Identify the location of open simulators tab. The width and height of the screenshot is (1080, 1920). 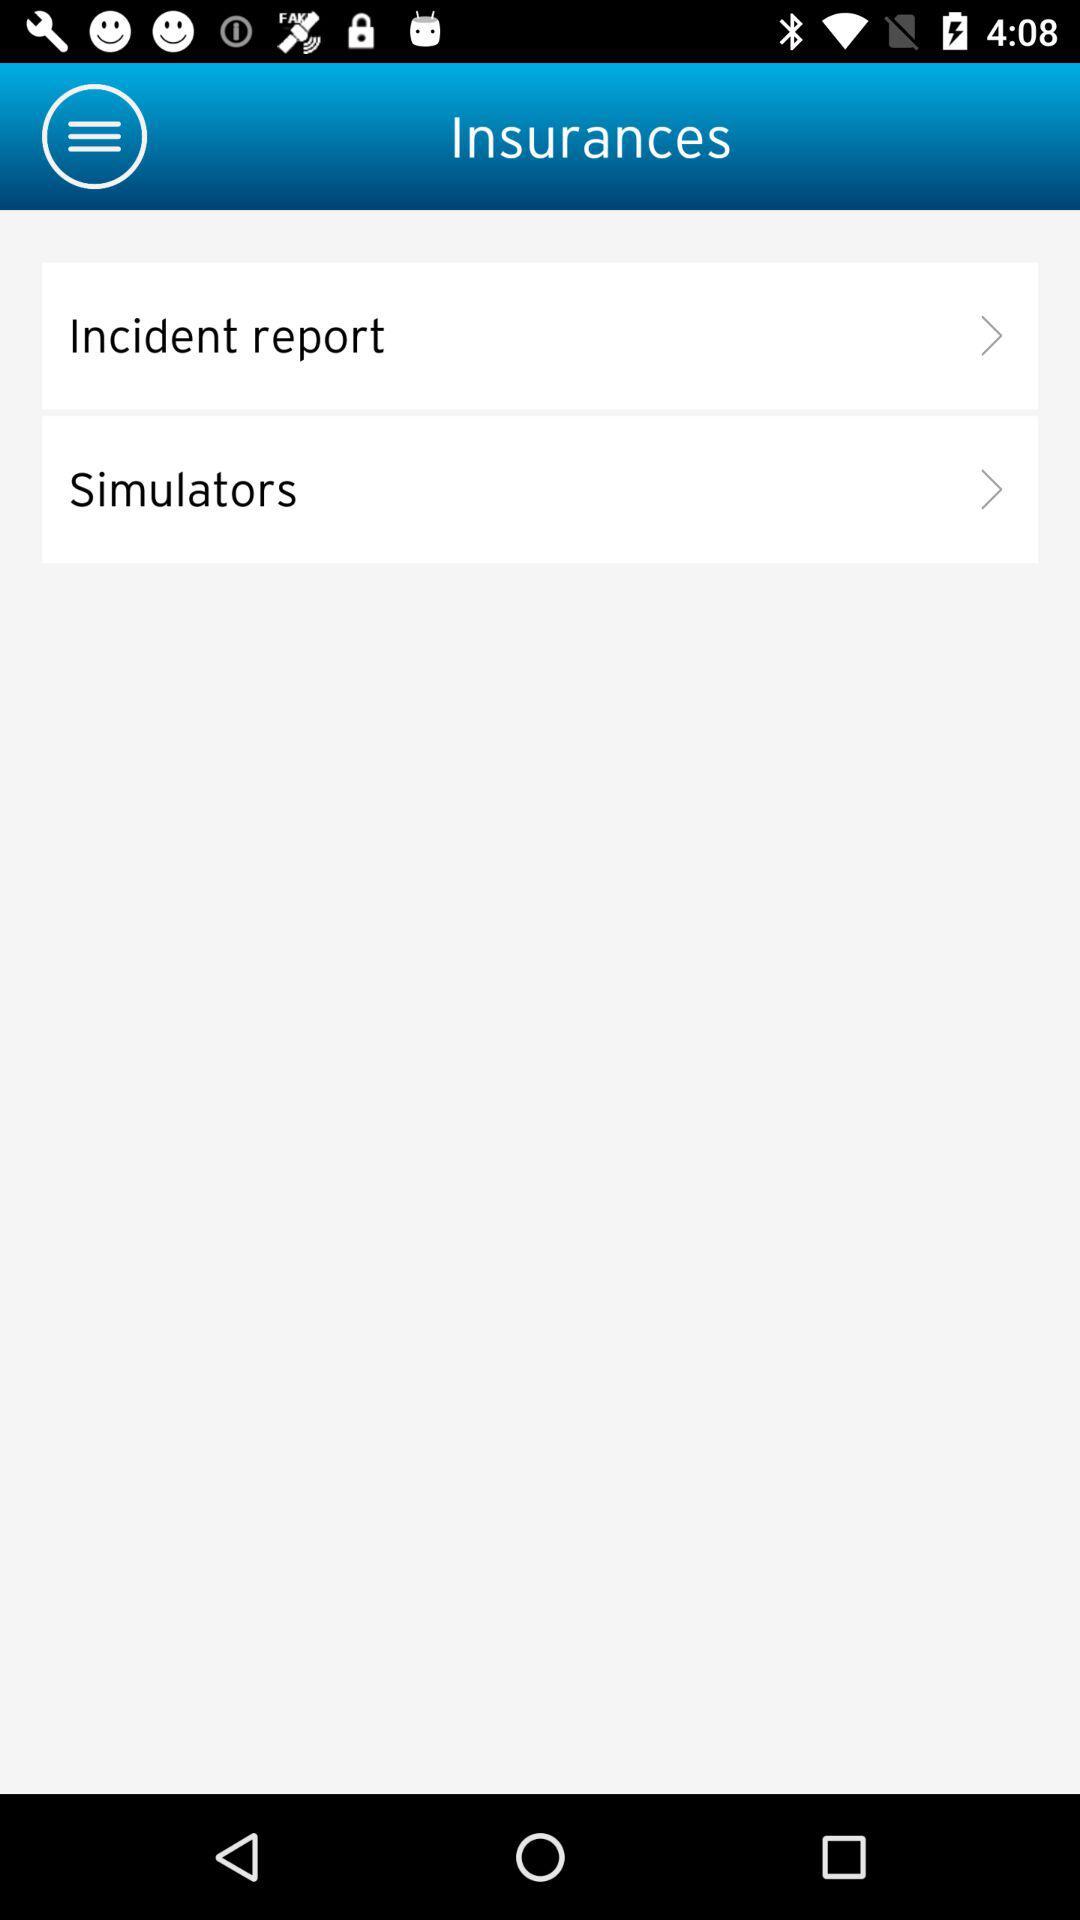
(540, 489).